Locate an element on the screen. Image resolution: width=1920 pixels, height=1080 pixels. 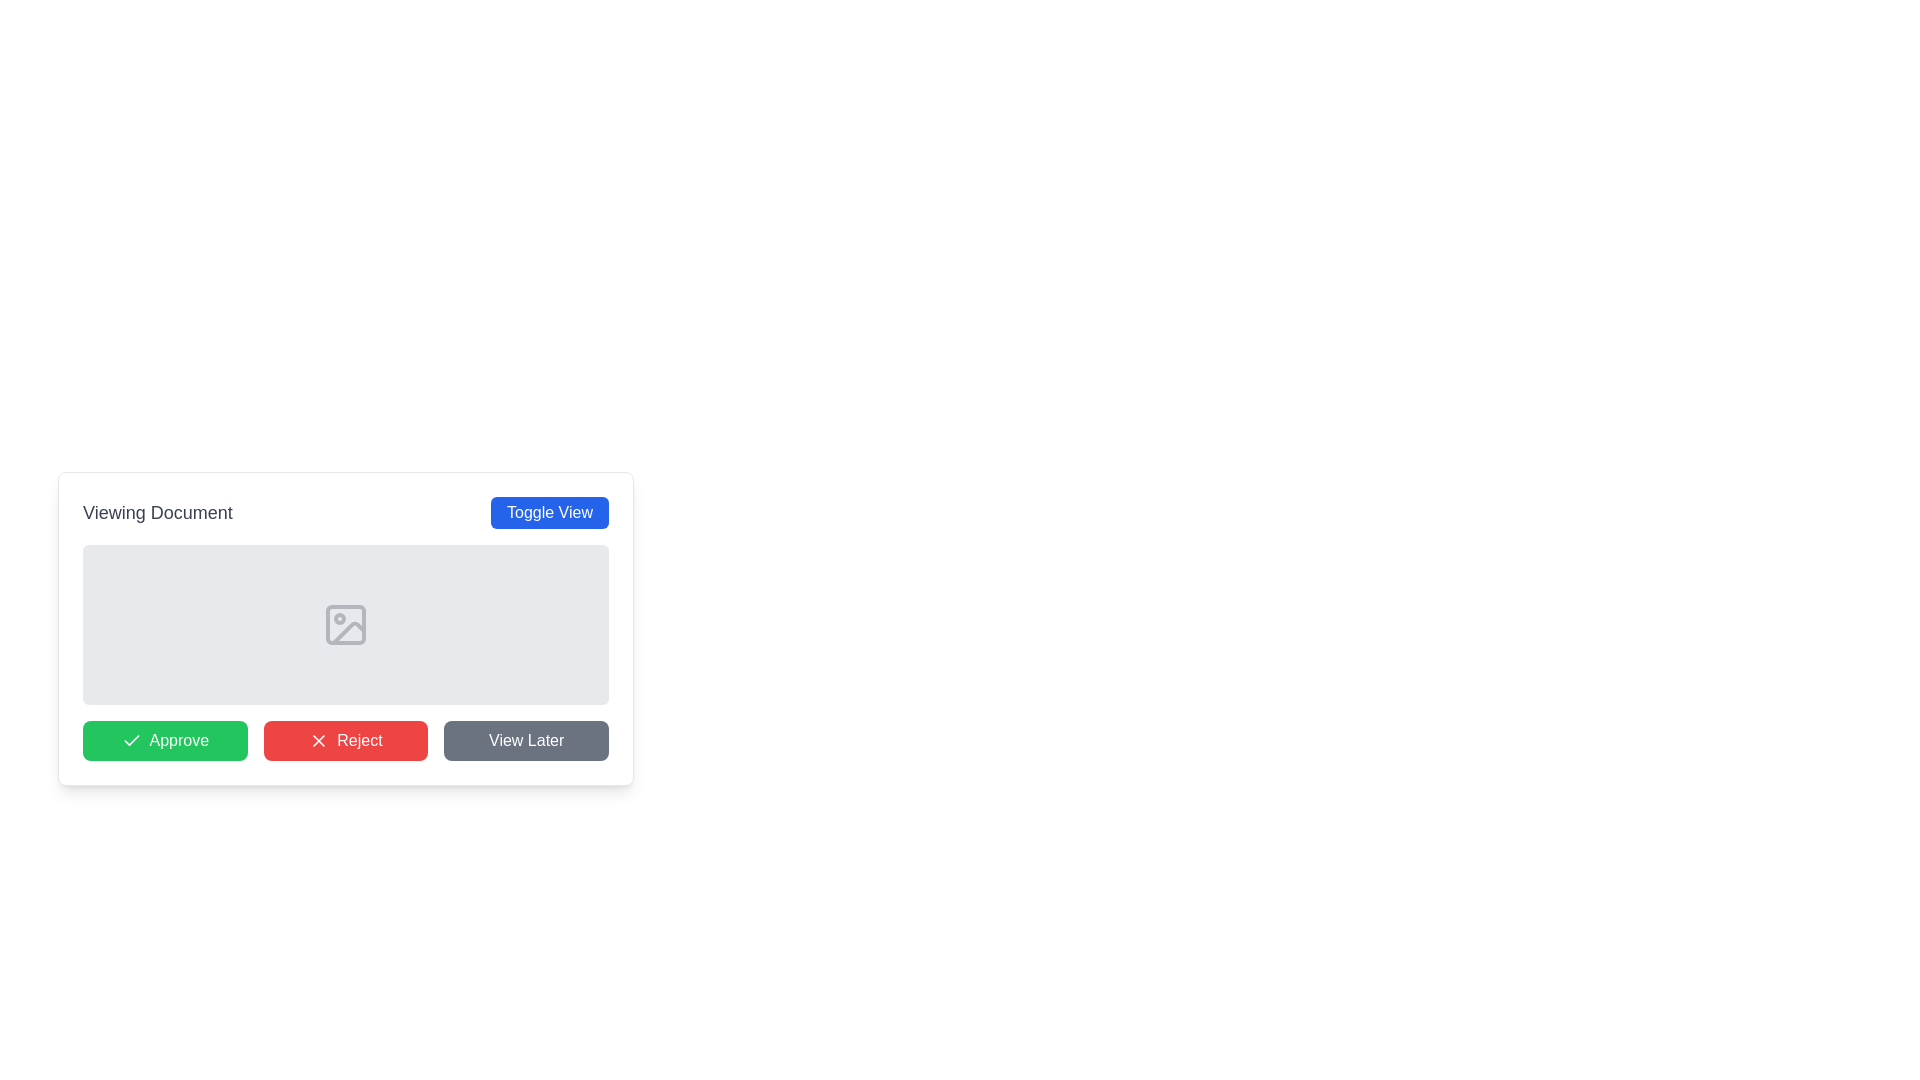
the button group containing 'Approve', 'Reject', and 'View Later' buttons is located at coordinates (345, 740).